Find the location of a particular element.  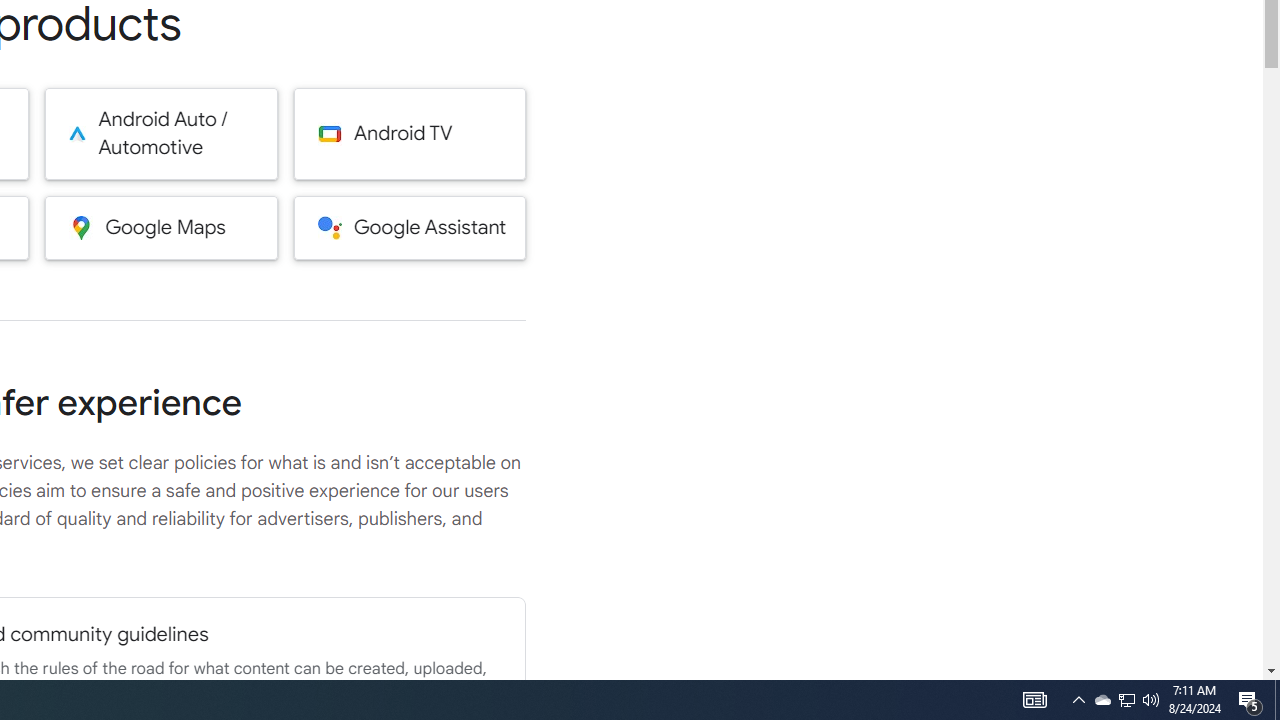

'Google Maps' is located at coordinates (161, 226).